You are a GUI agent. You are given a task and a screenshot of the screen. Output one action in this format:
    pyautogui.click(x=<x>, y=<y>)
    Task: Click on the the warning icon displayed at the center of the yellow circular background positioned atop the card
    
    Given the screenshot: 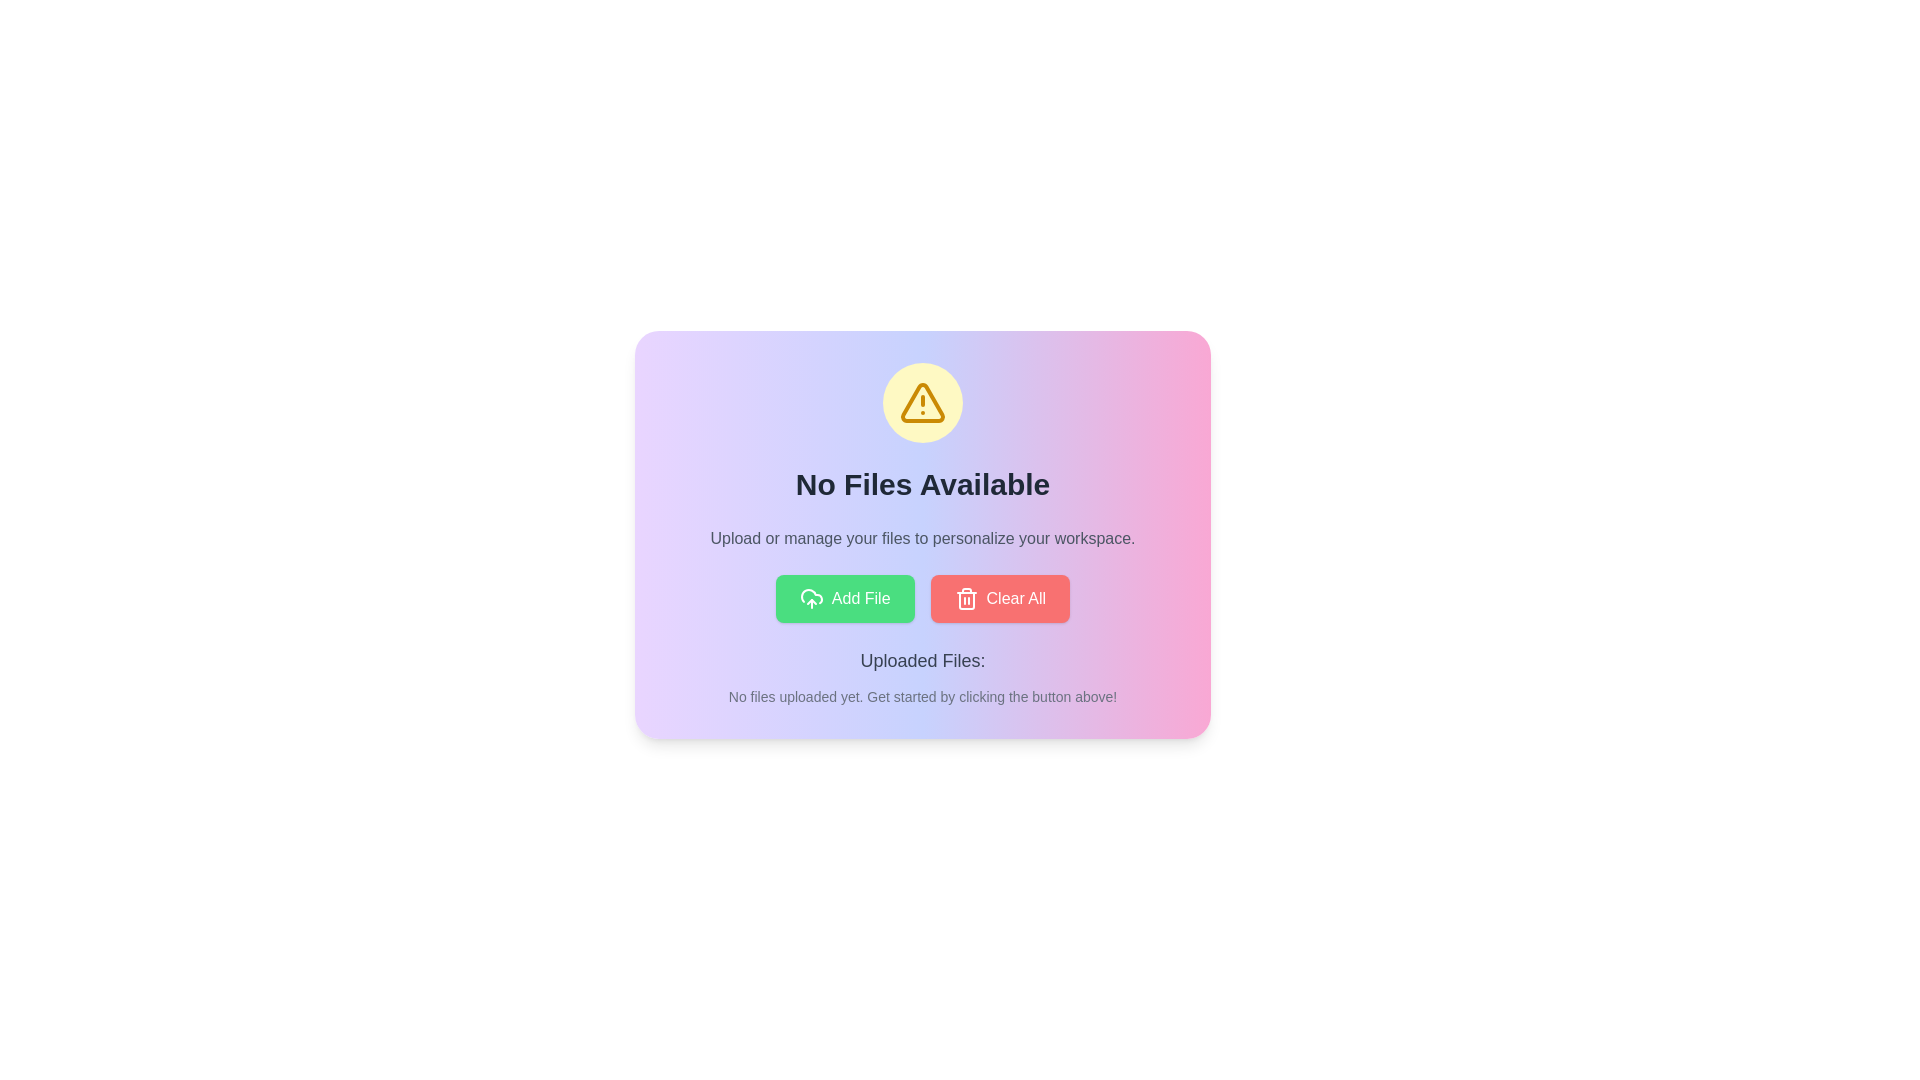 What is the action you would take?
    pyautogui.click(x=921, y=402)
    